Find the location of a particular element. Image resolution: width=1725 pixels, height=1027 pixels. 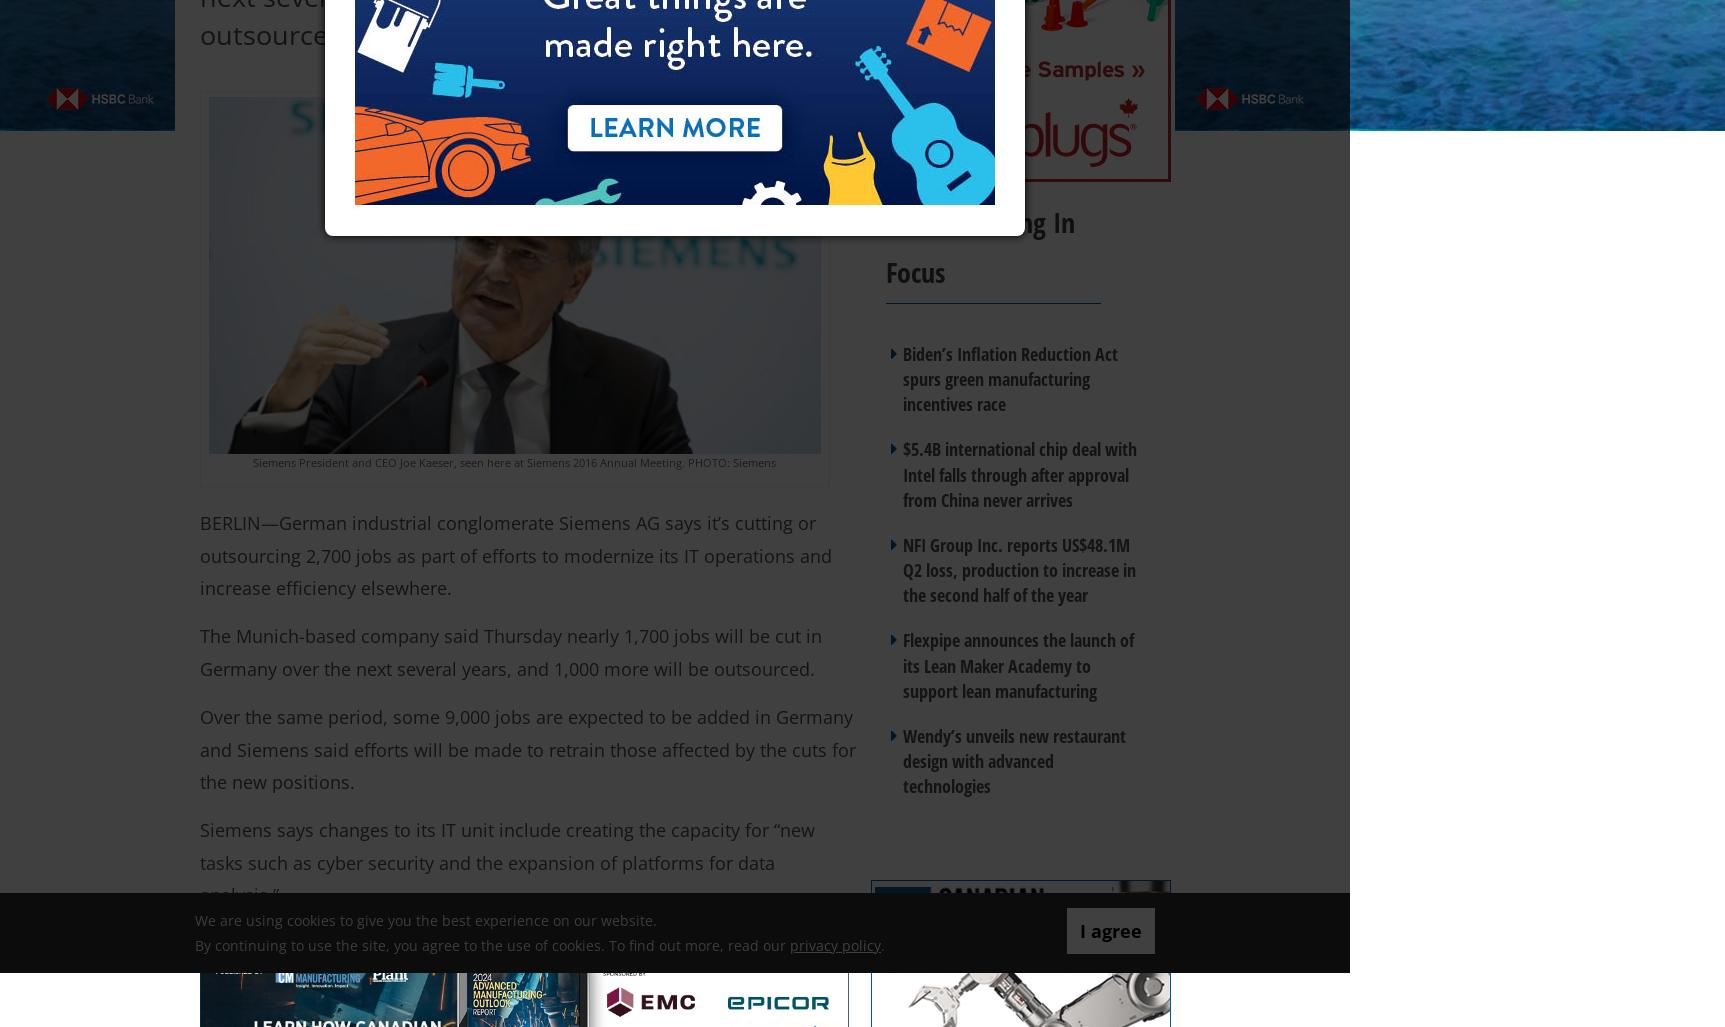

'The Munich-based company said Thursday nearly 1,700 jobs will be cut in Germany over the next several years, and 1,000 more will be outsourced.' is located at coordinates (199, 651).